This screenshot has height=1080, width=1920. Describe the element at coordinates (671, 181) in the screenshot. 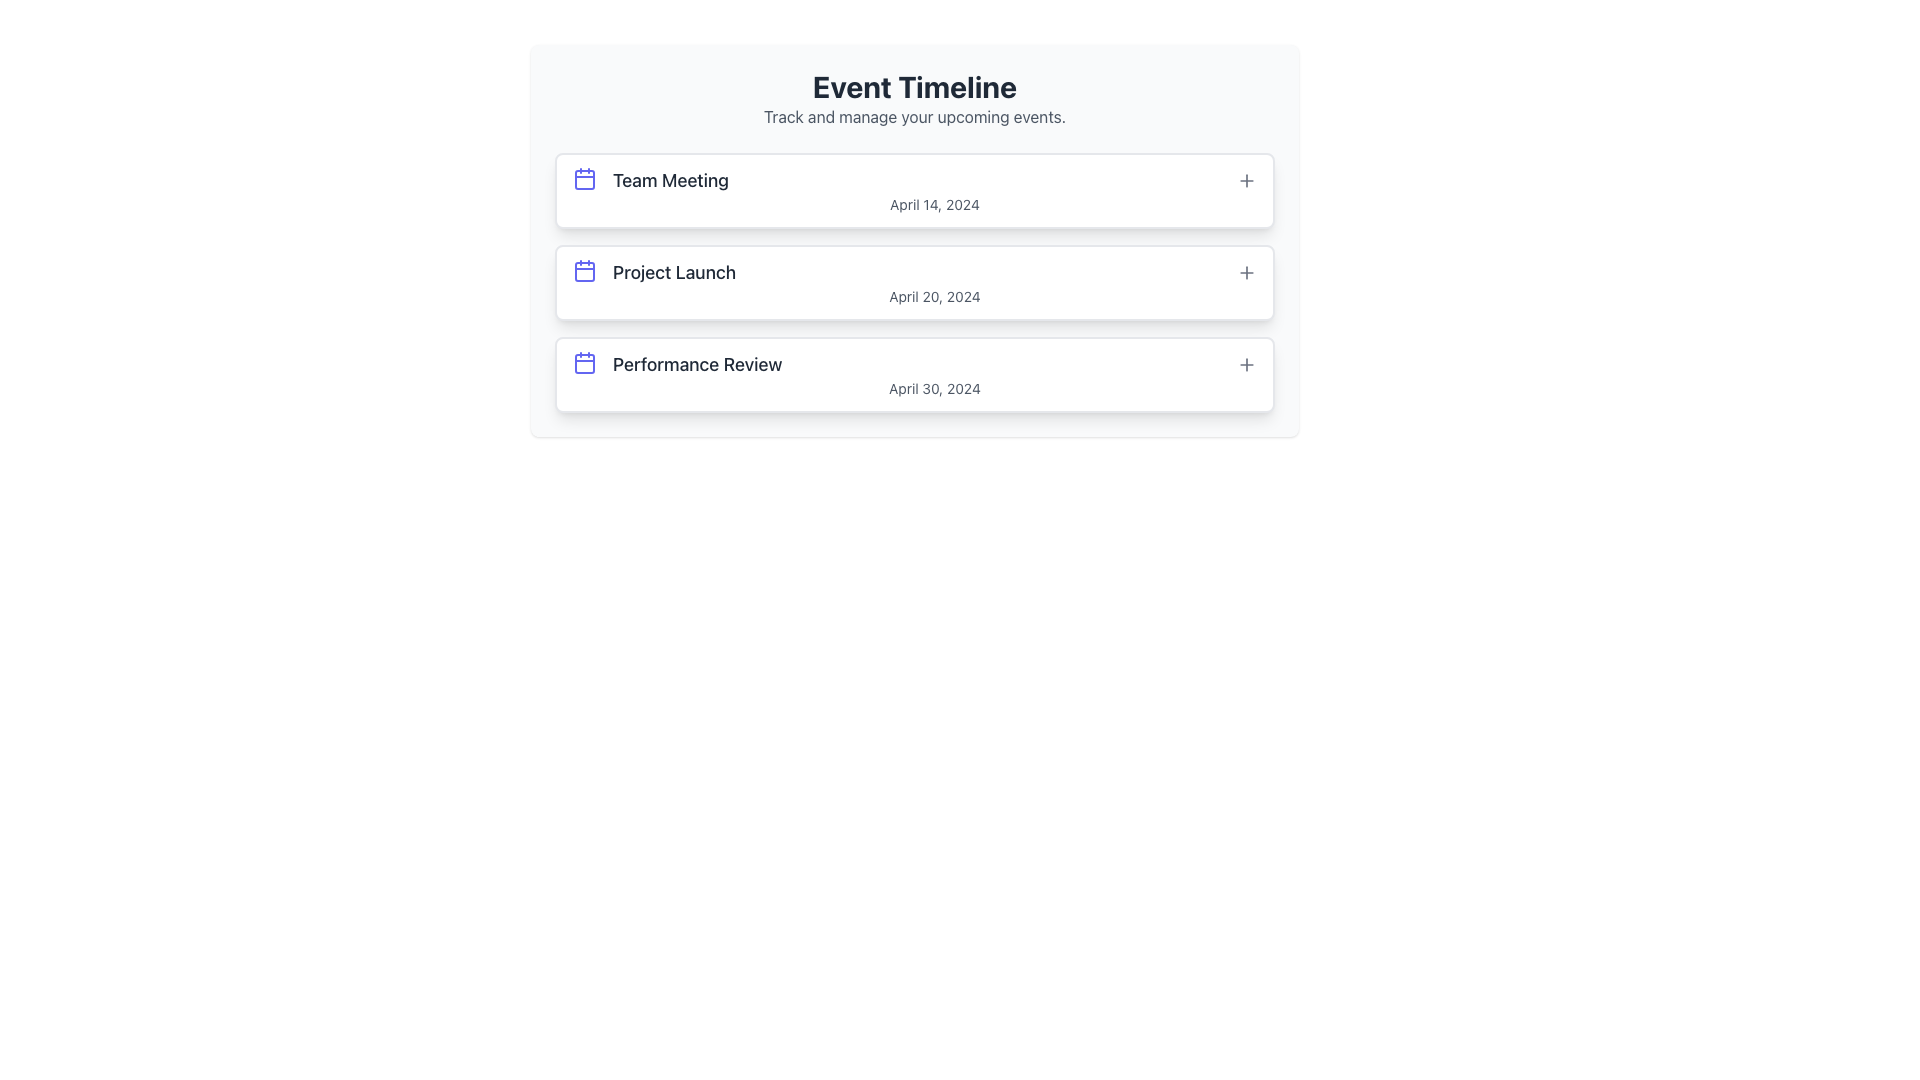

I see `the text label displaying 'Team Meeting', which is styled in medium bold font and is positioned to the left of a plus icon in the top-left section of the first entry in the 'Event Timeline' list` at that location.